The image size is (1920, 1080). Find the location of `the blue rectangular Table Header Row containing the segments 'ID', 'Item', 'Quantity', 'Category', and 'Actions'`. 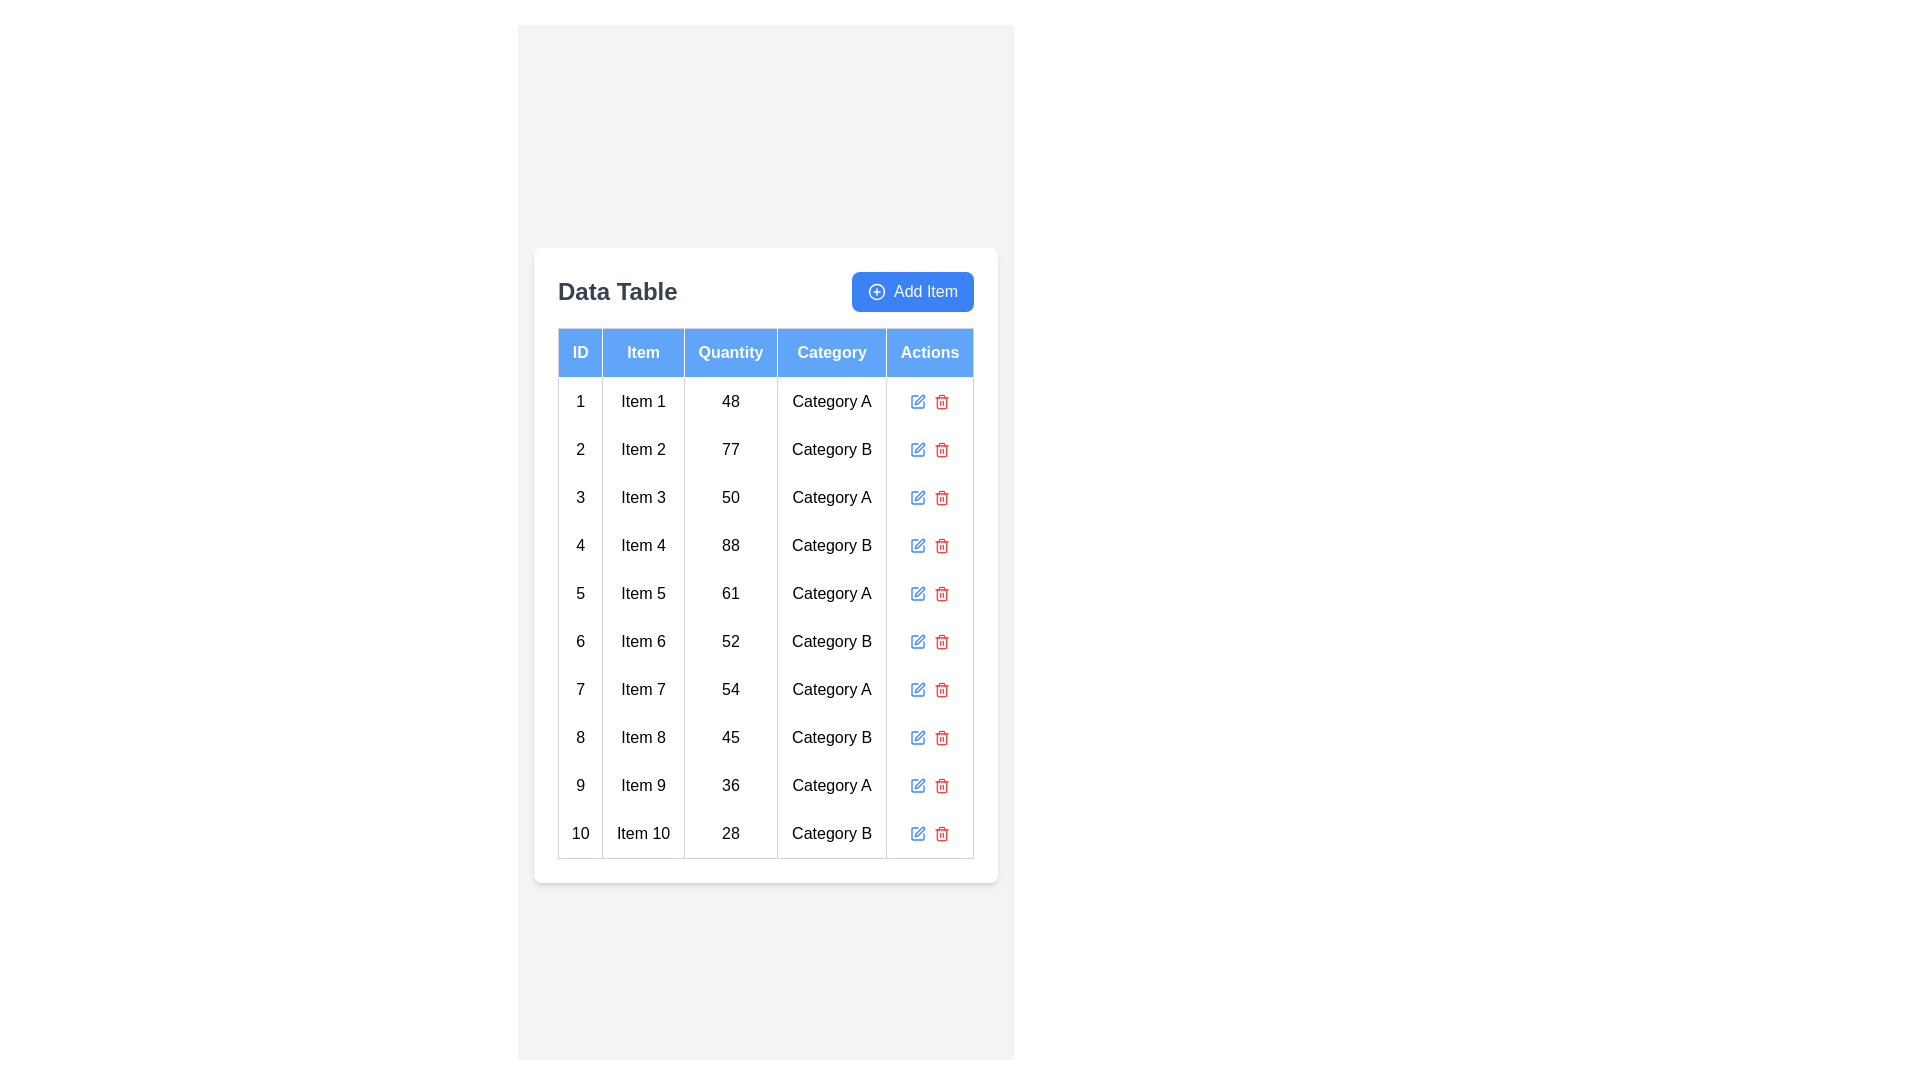

the blue rectangular Table Header Row containing the segments 'ID', 'Item', 'Quantity', 'Category', and 'Actions' is located at coordinates (765, 350).